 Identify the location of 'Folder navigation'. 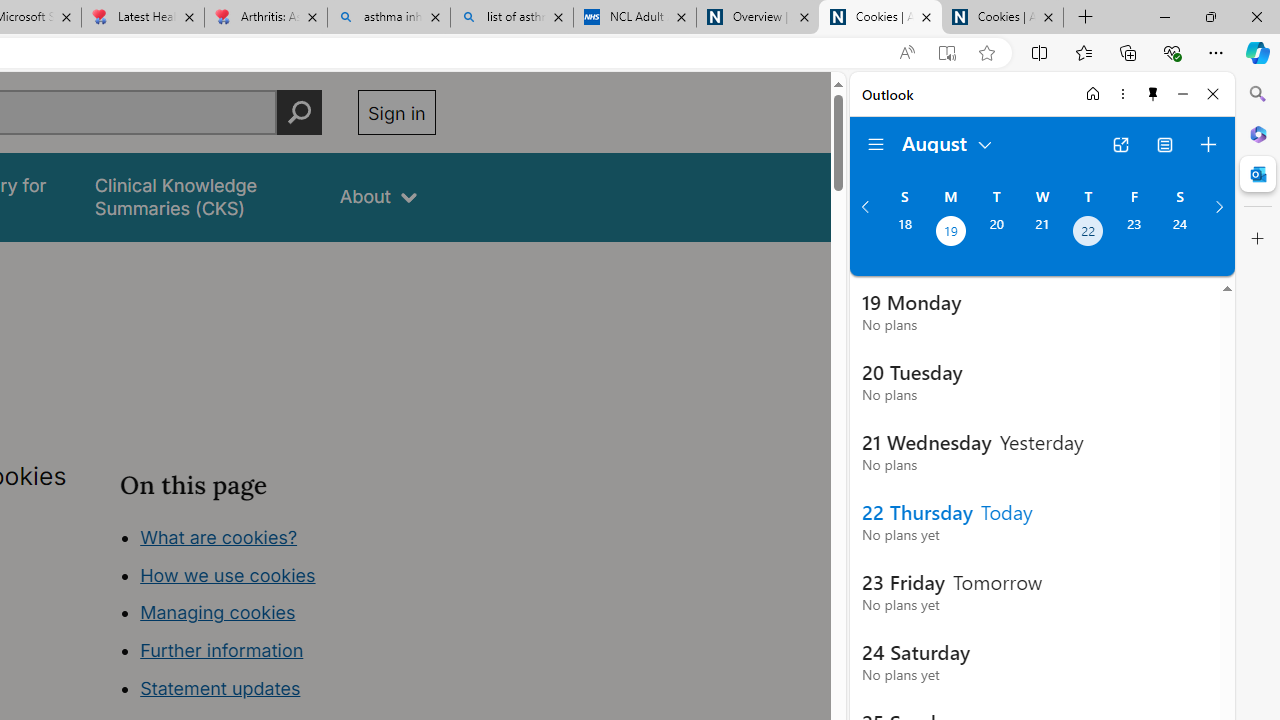
(876, 144).